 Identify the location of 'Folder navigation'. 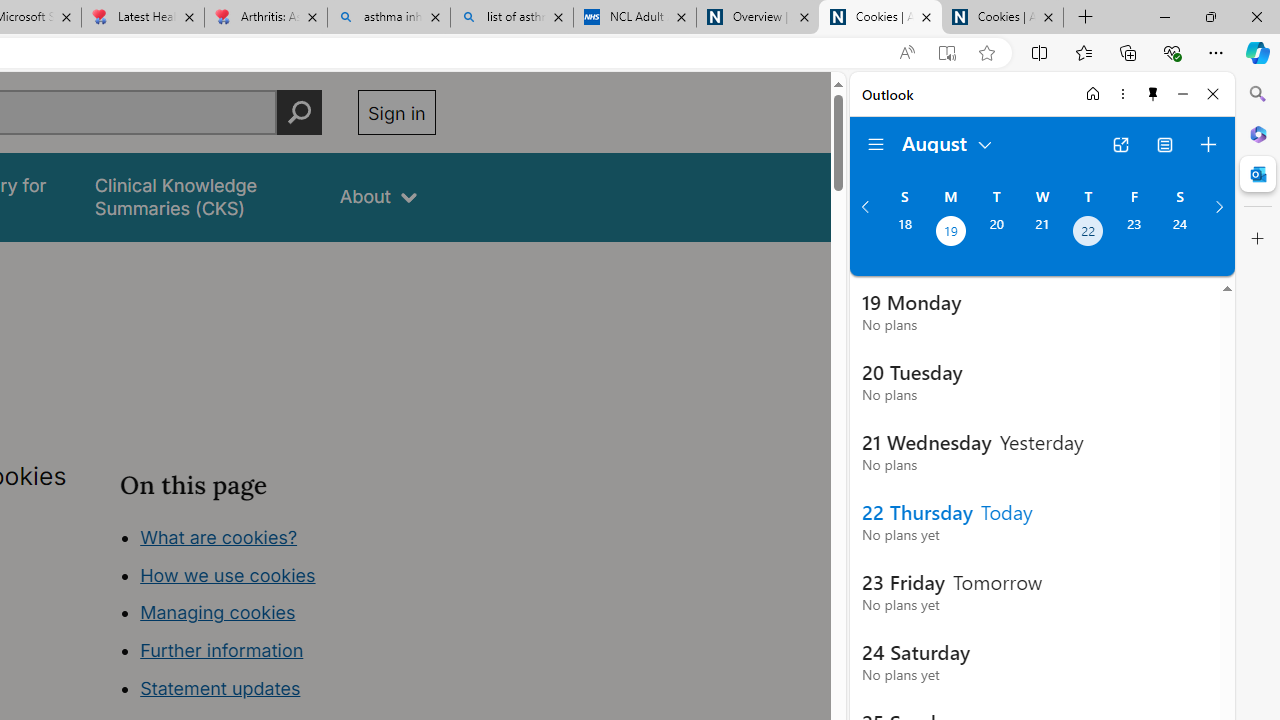
(876, 144).